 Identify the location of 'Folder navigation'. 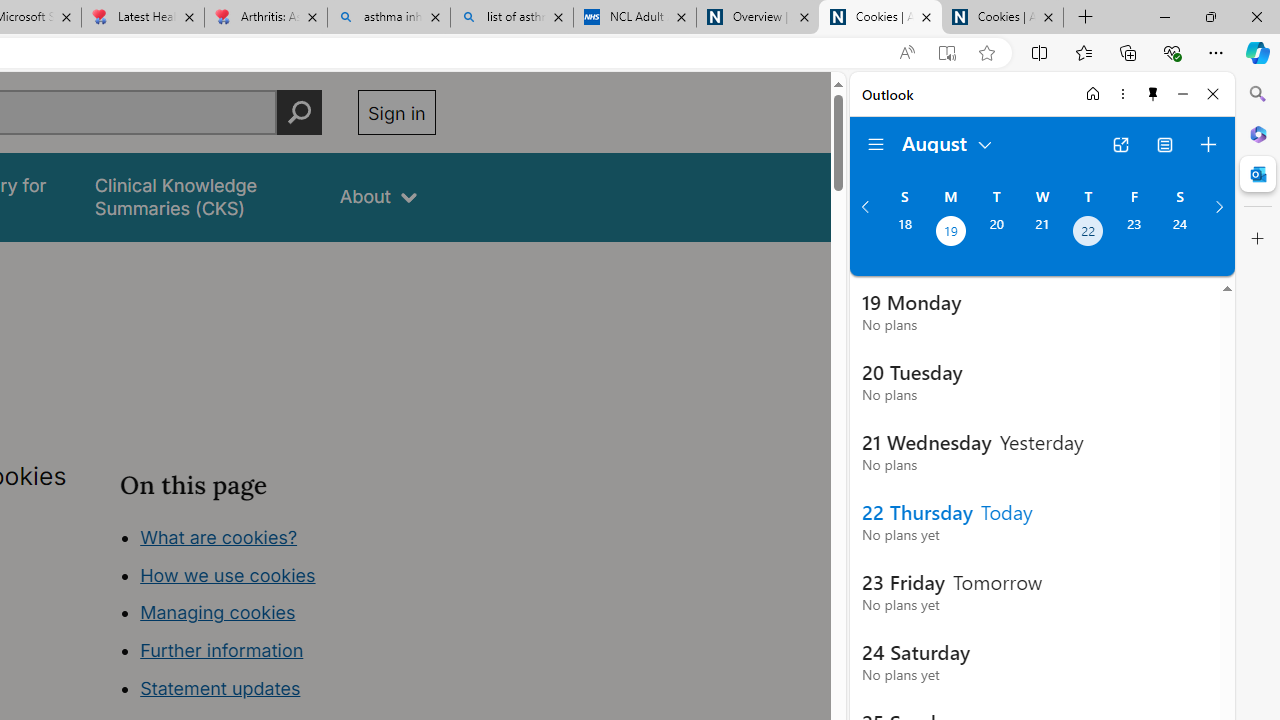
(876, 144).